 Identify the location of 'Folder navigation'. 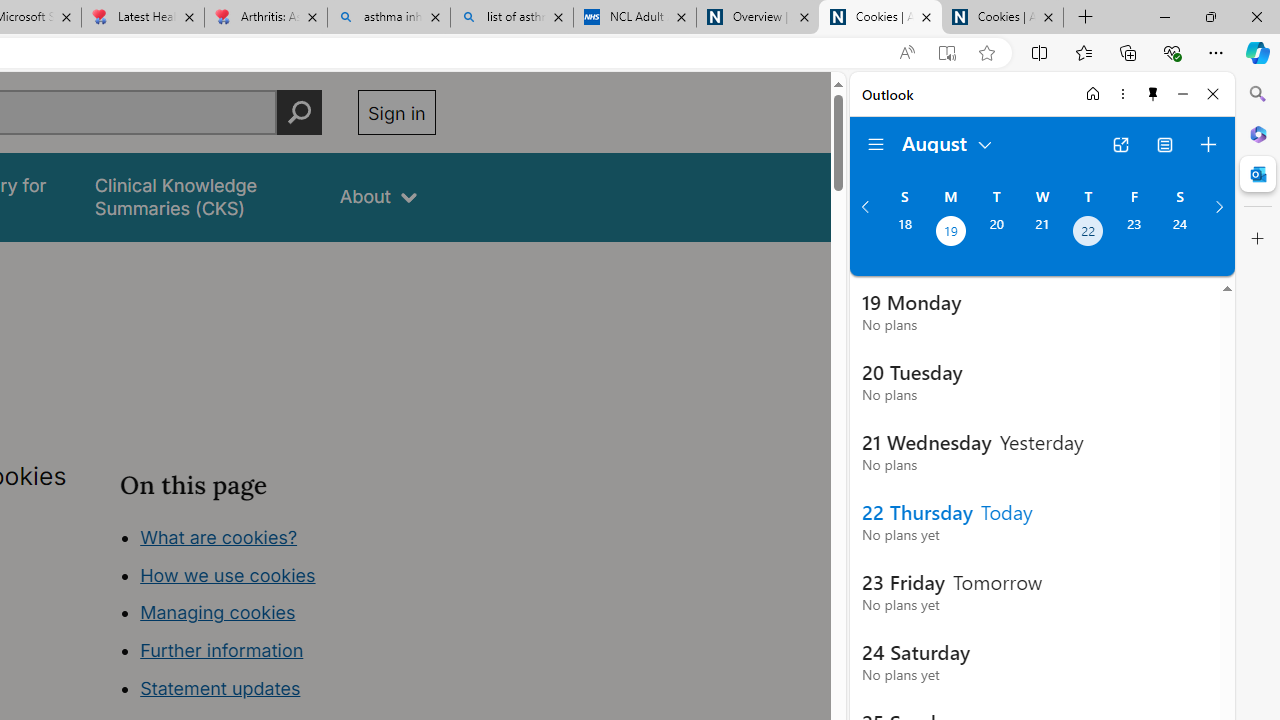
(876, 144).